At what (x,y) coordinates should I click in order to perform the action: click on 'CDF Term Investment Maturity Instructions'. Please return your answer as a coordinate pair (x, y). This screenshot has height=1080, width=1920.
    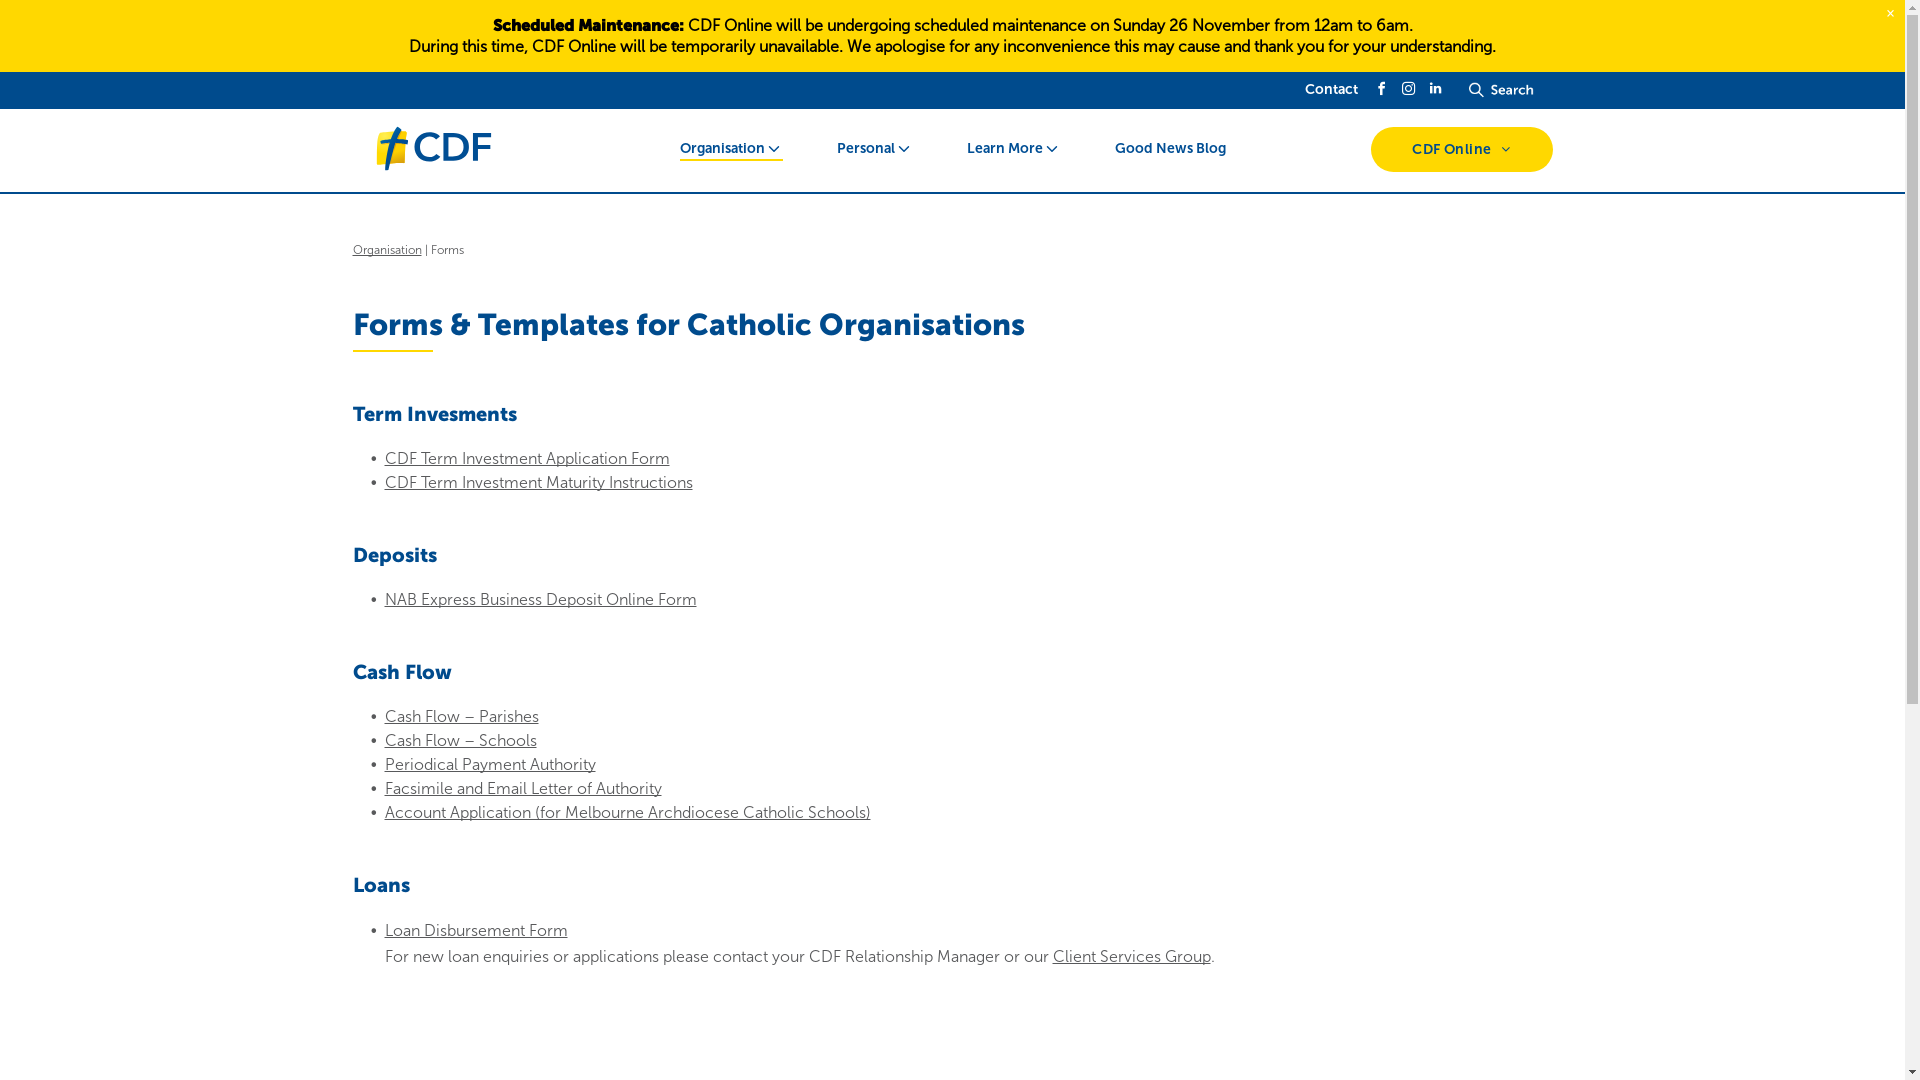
    Looking at the image, I should click on (537, 482).